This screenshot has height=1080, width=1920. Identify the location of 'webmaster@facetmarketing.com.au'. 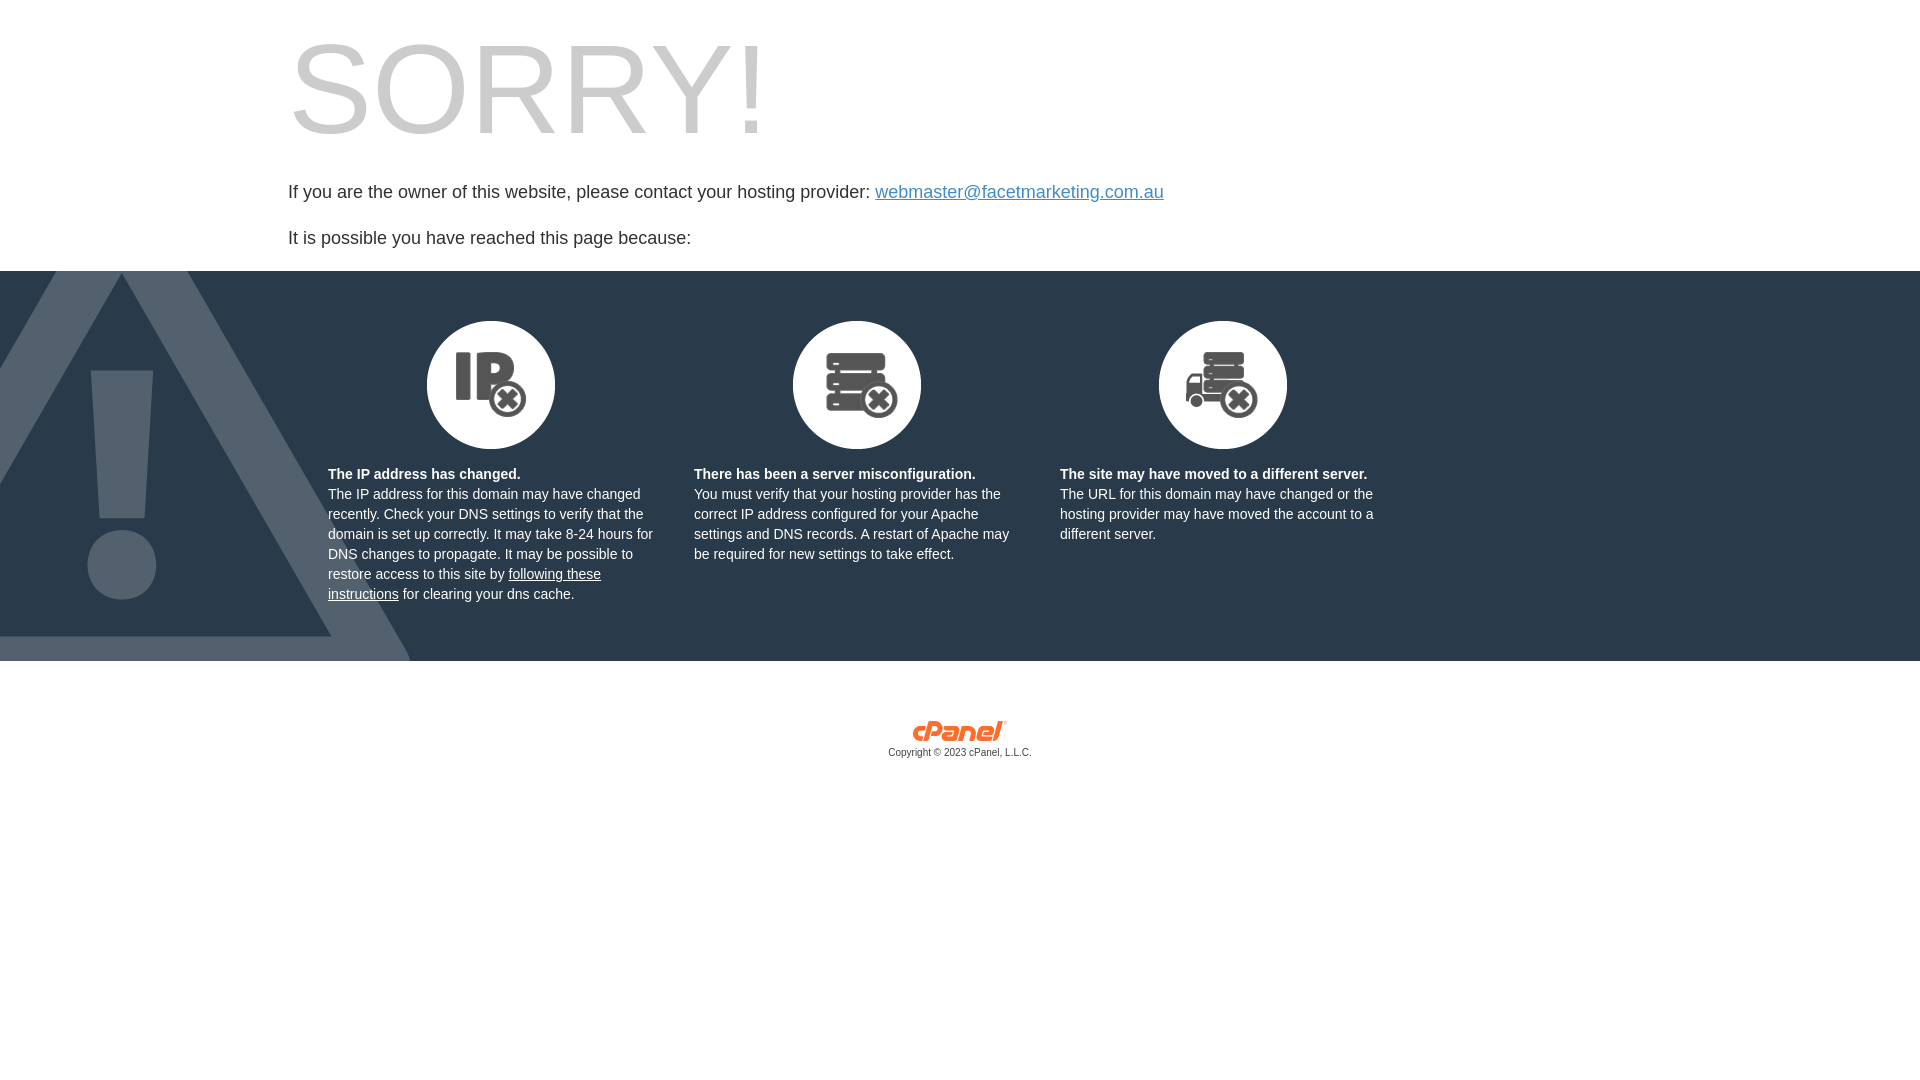
(1018, 192).